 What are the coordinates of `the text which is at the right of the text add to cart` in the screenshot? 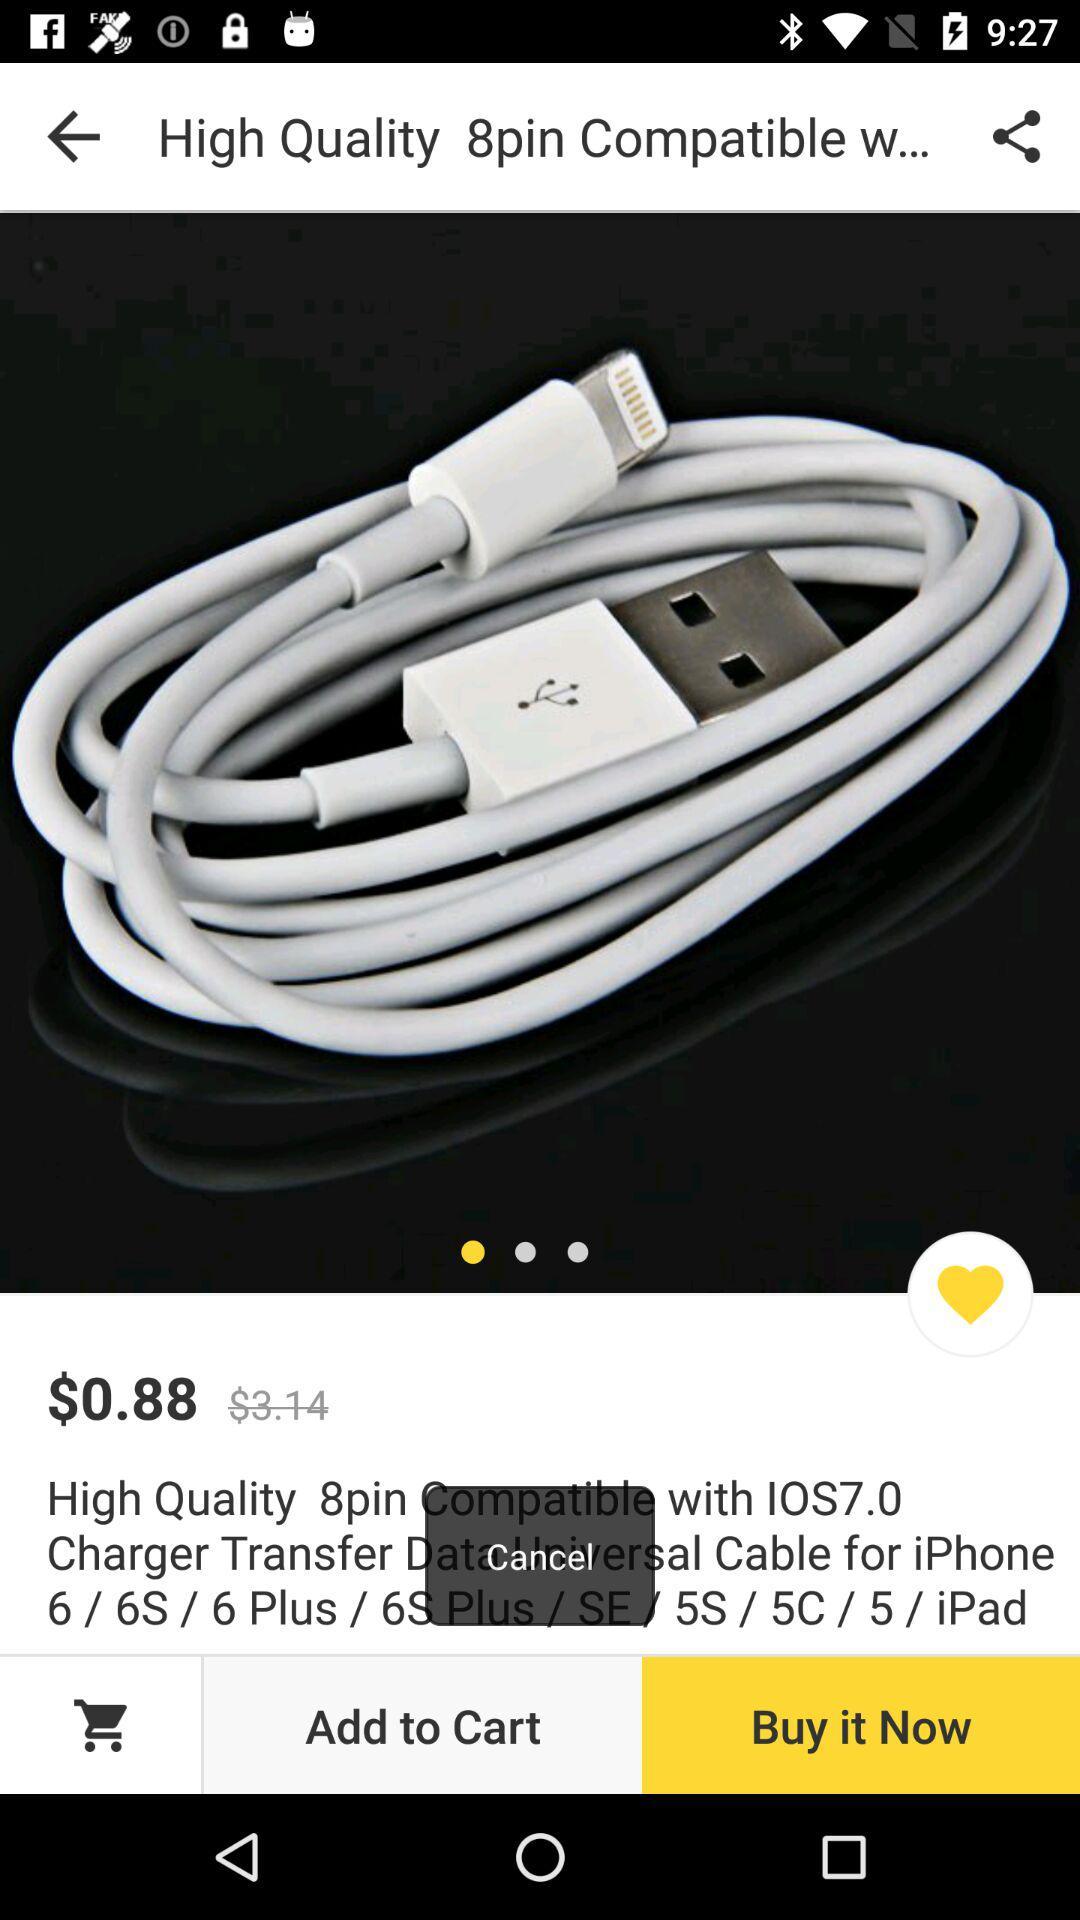 It's located at (859, 1724).